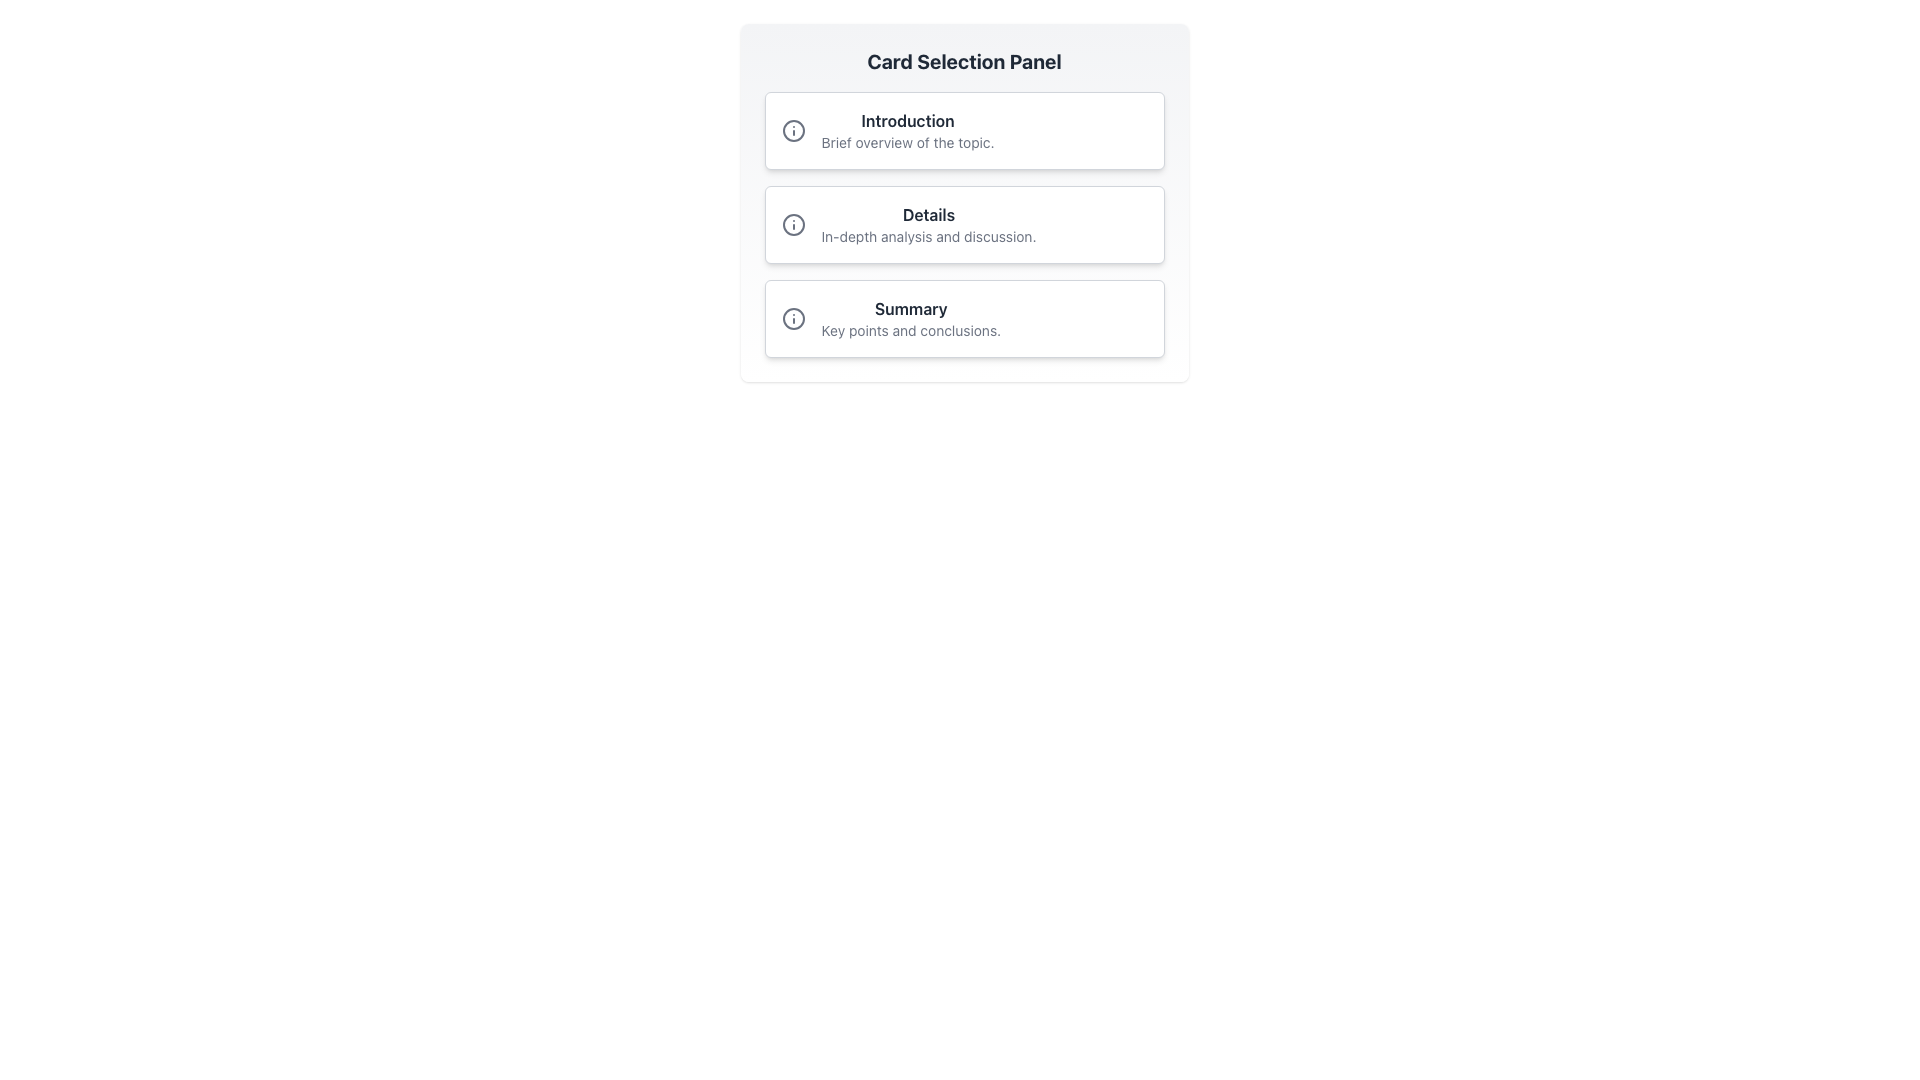  Describe the element at coordinates (964, 318) in the screenshot. I see `the 'Summary' section card which provides key points and conclusions, located at the bottom of the vertical stack of three sections` at that location.